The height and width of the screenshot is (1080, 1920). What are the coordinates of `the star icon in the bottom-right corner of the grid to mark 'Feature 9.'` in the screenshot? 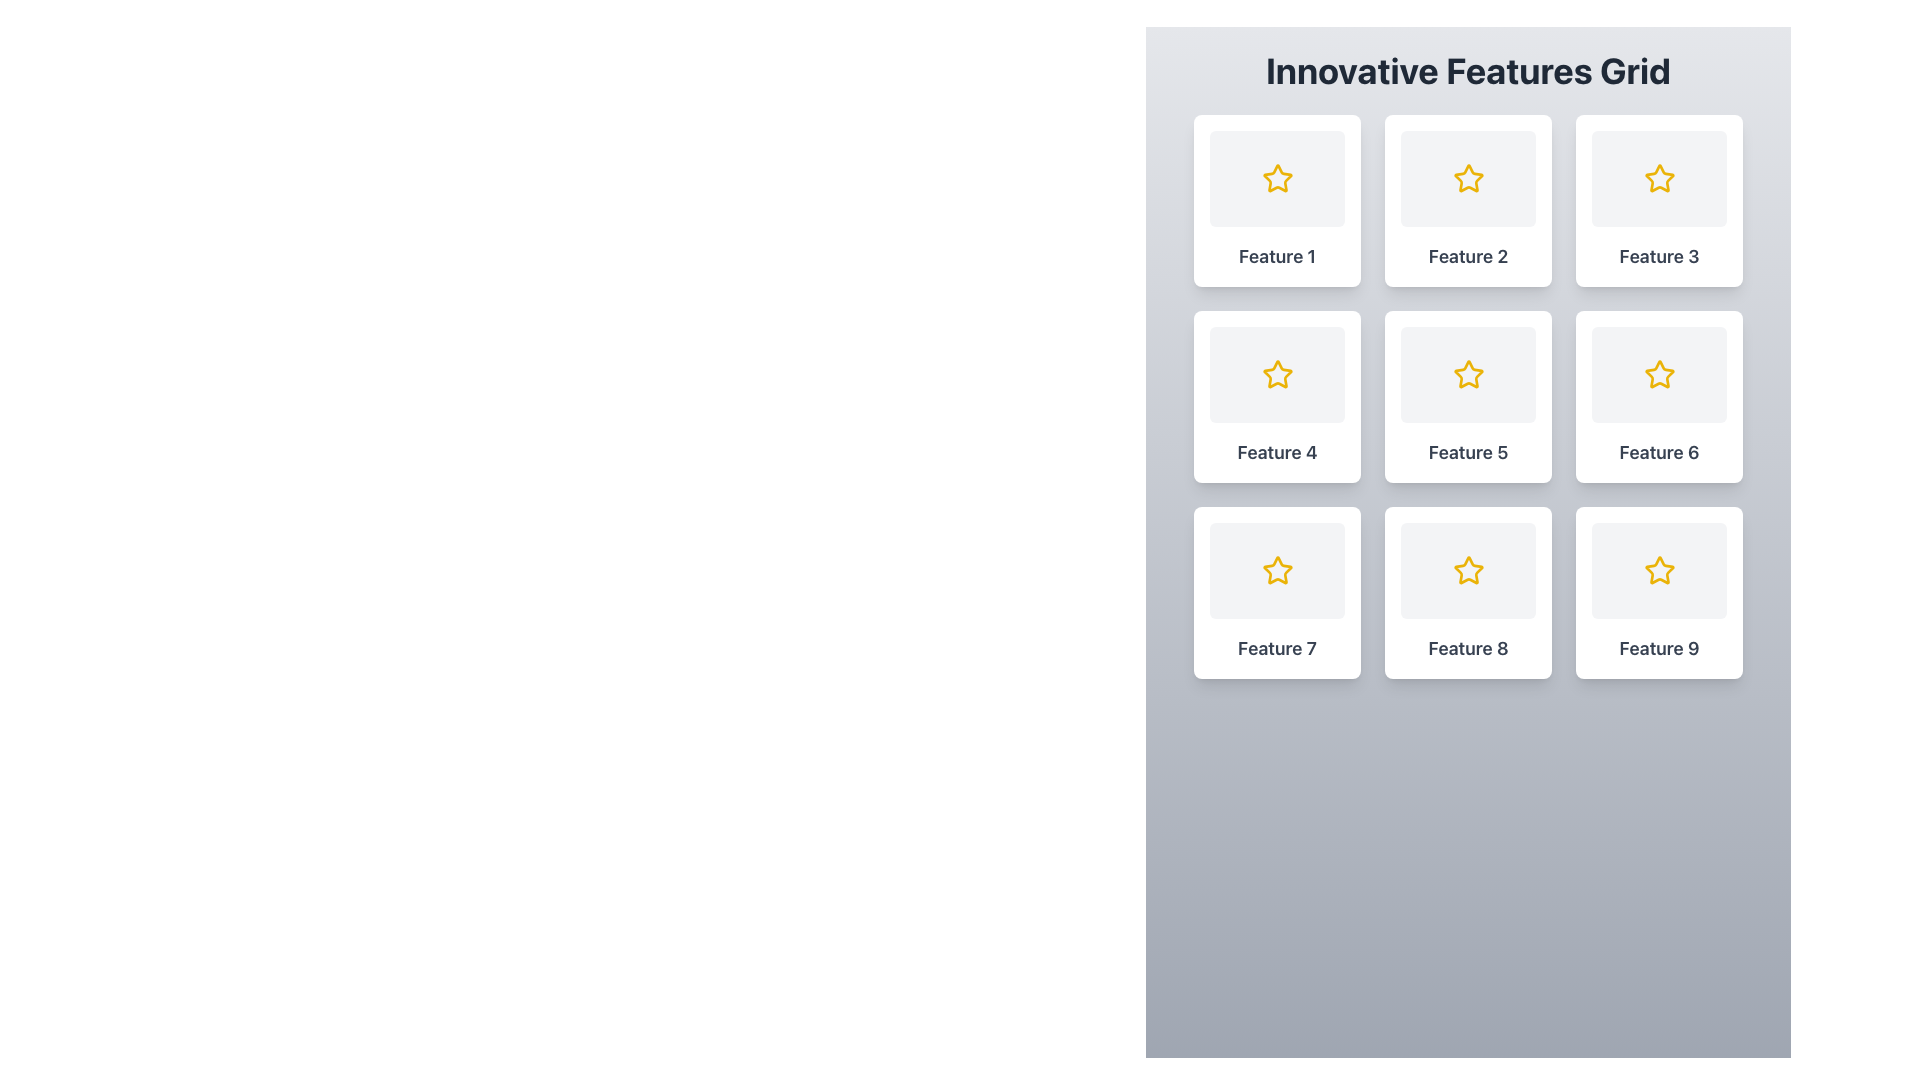 It's located at (1659, 570).